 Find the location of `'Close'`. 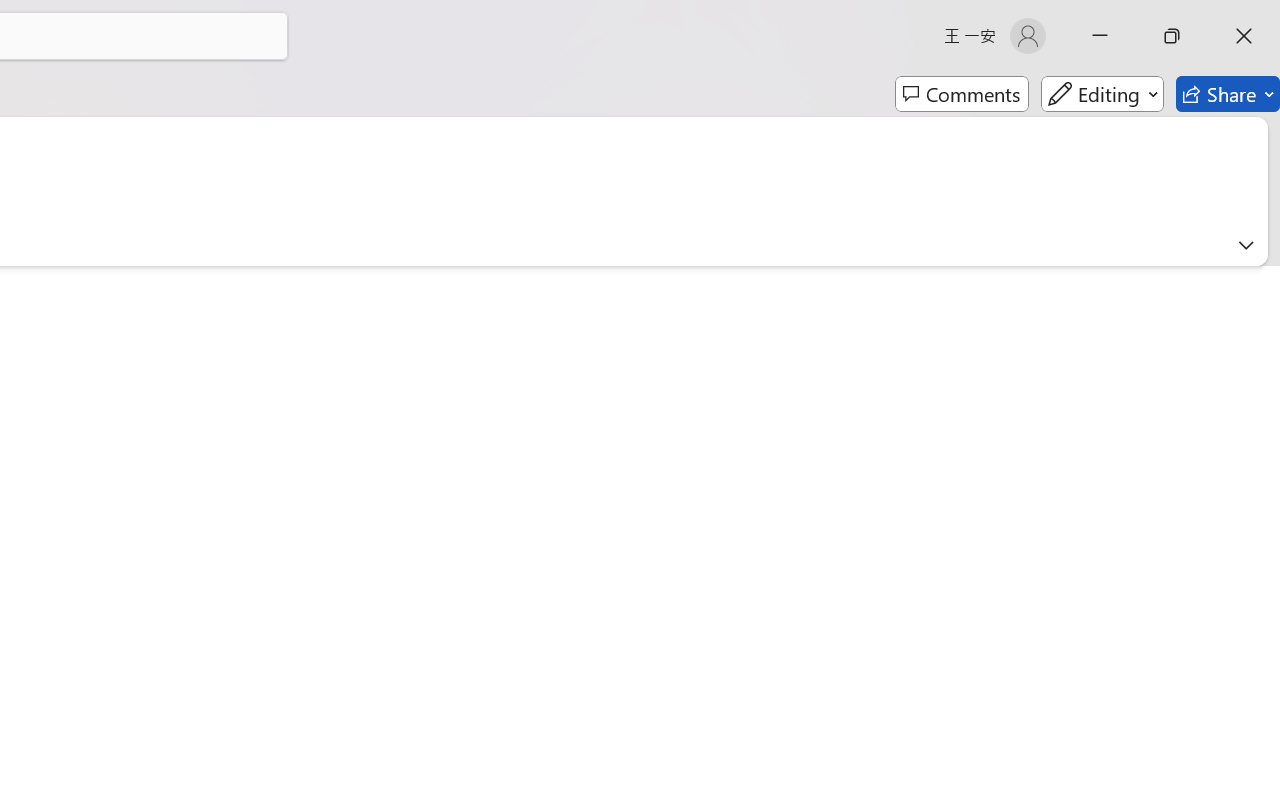

'Close' is located at coordinates (1243, 35).